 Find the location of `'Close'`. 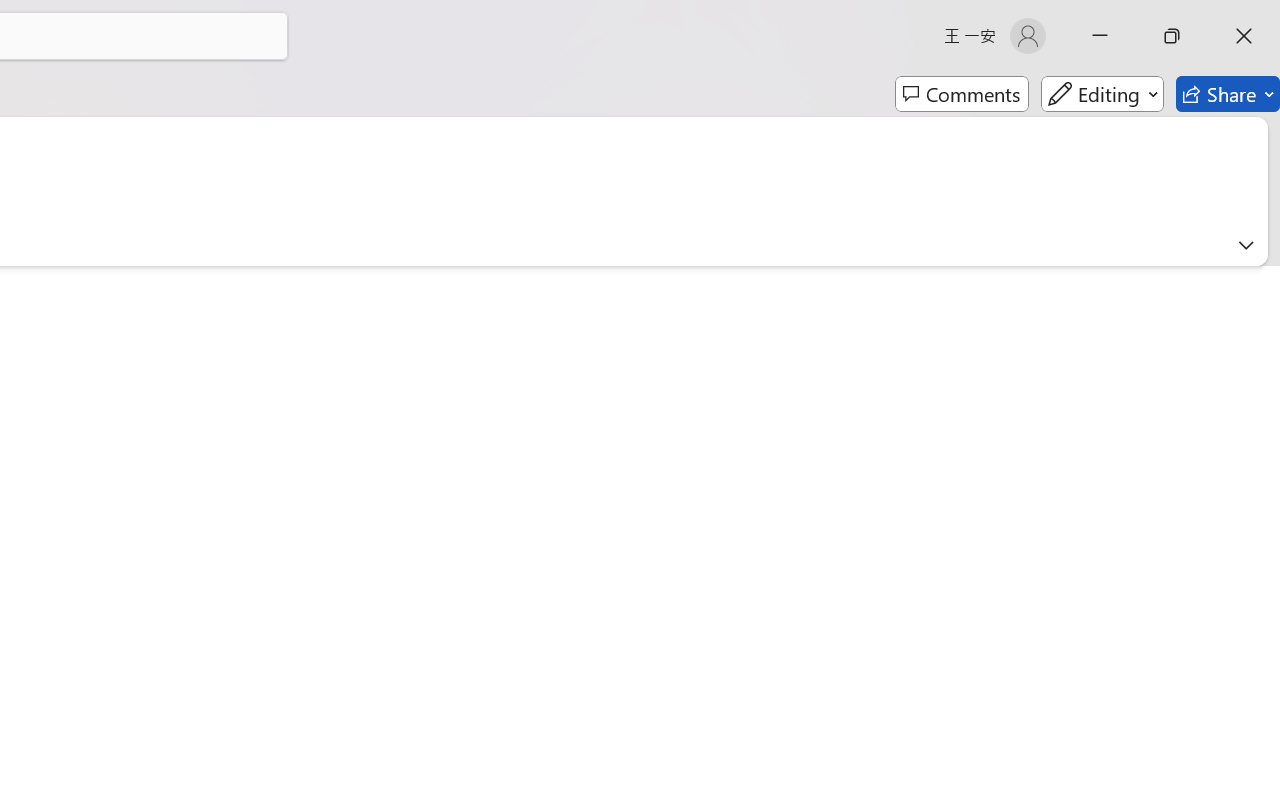

'Close' is located at coordinates (1243, 35).